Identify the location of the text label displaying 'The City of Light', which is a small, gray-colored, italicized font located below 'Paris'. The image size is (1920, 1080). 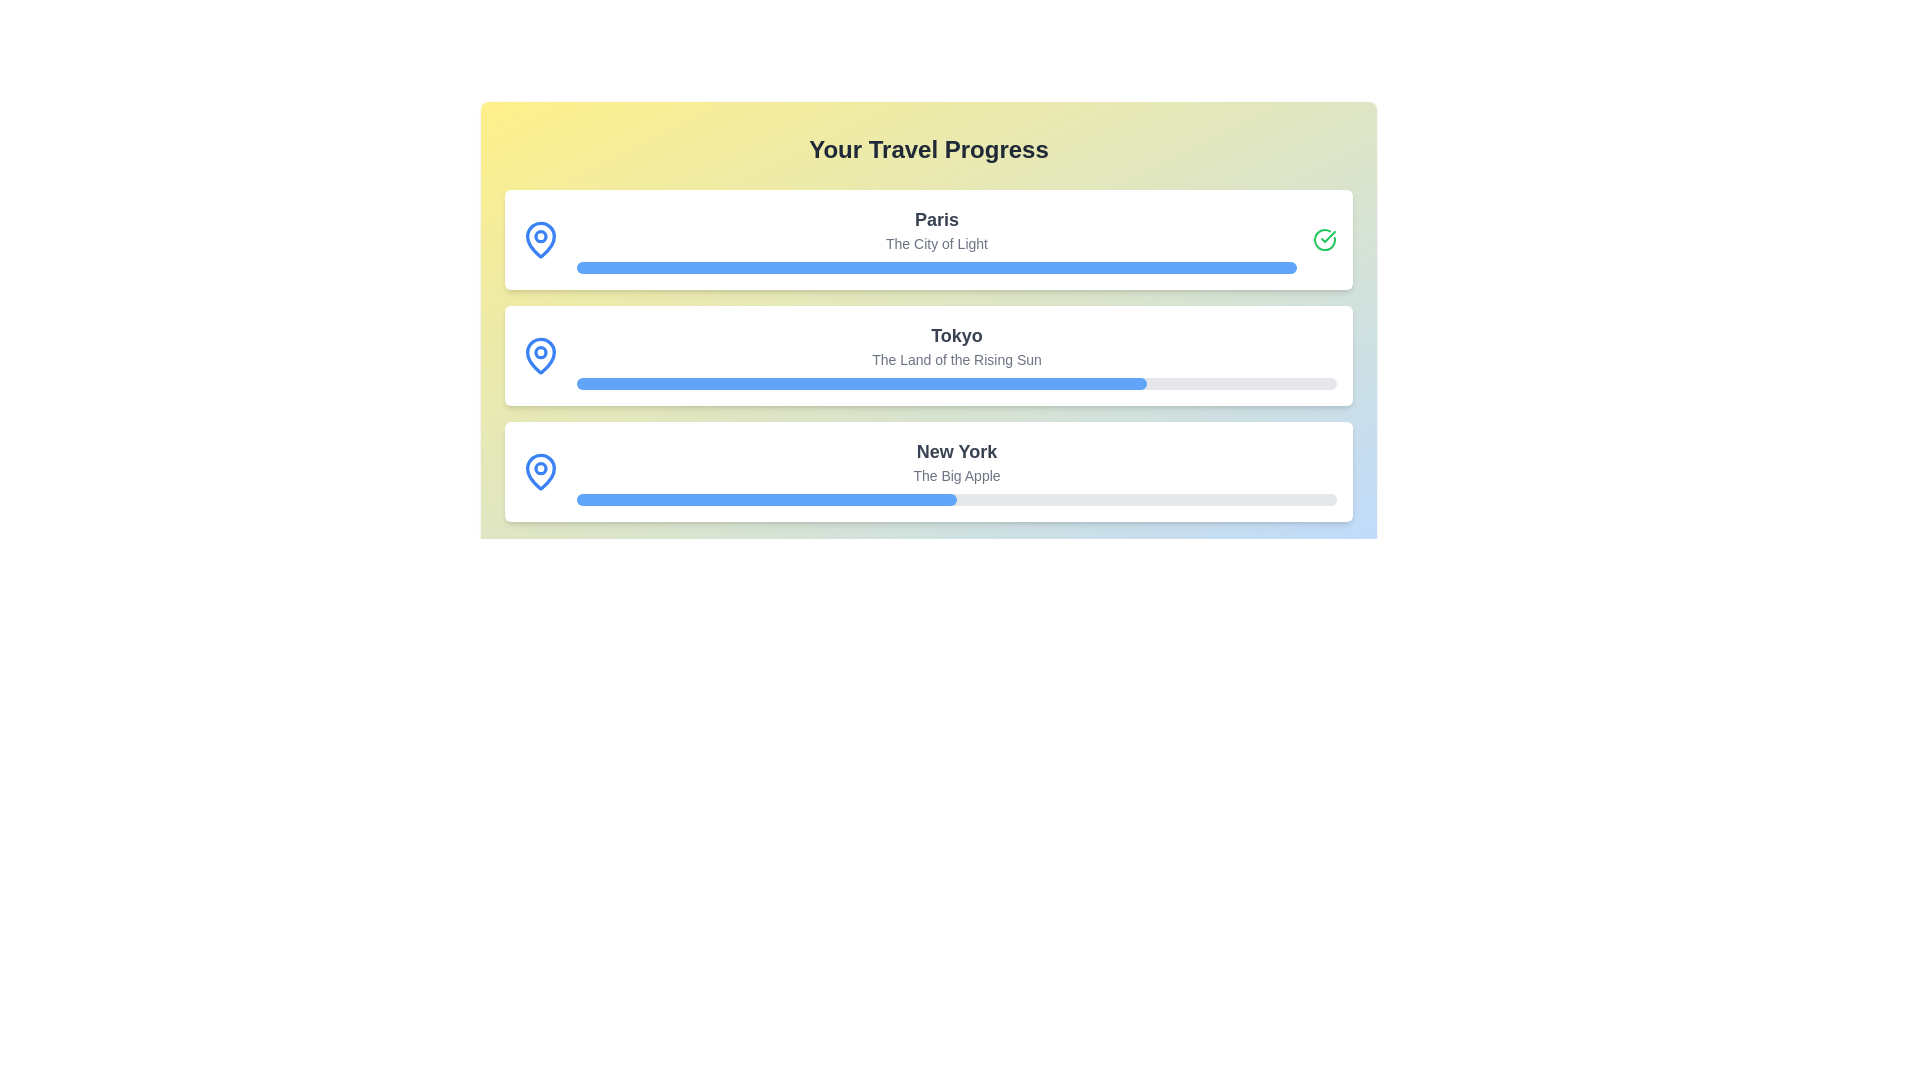
(935, 242).